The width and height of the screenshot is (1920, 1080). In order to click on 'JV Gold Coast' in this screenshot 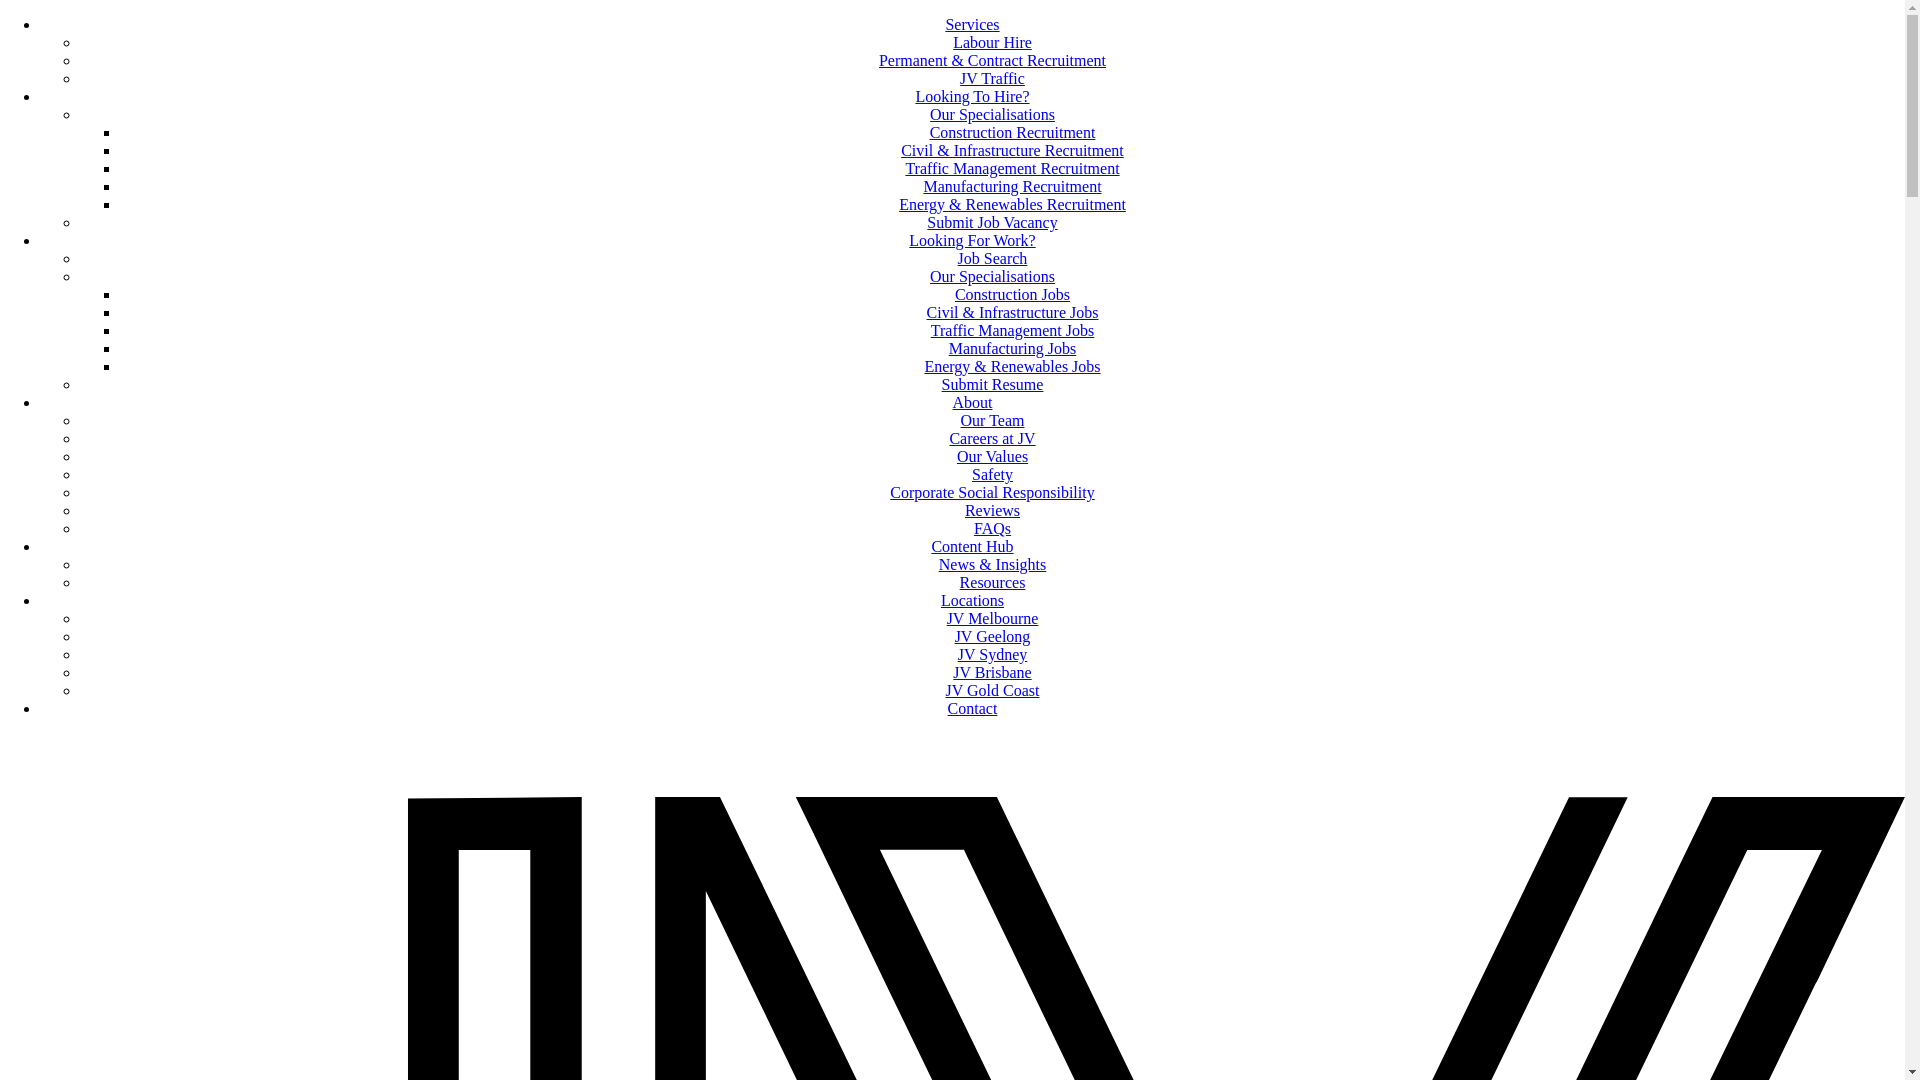, I will do `click(993, 689)`.